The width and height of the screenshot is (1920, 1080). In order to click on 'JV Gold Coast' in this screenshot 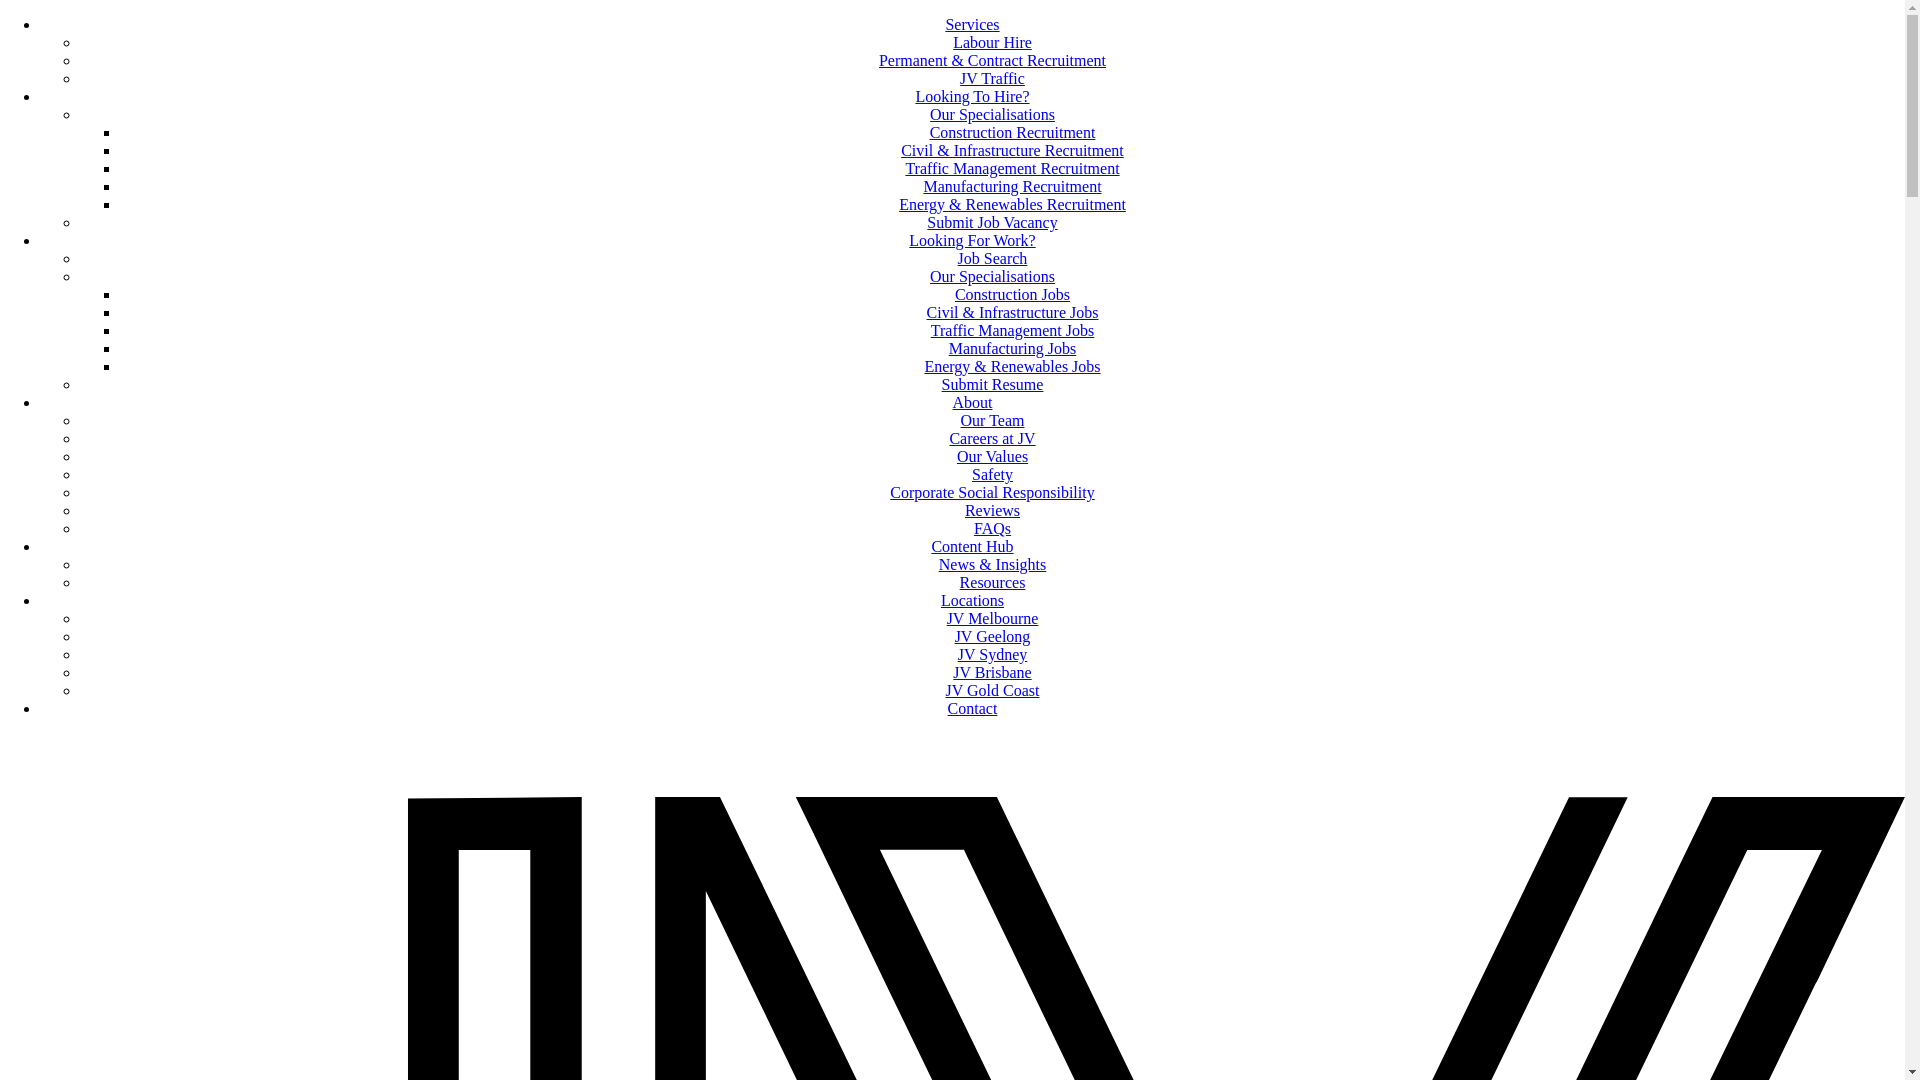, I will do `click(993, 689)`.